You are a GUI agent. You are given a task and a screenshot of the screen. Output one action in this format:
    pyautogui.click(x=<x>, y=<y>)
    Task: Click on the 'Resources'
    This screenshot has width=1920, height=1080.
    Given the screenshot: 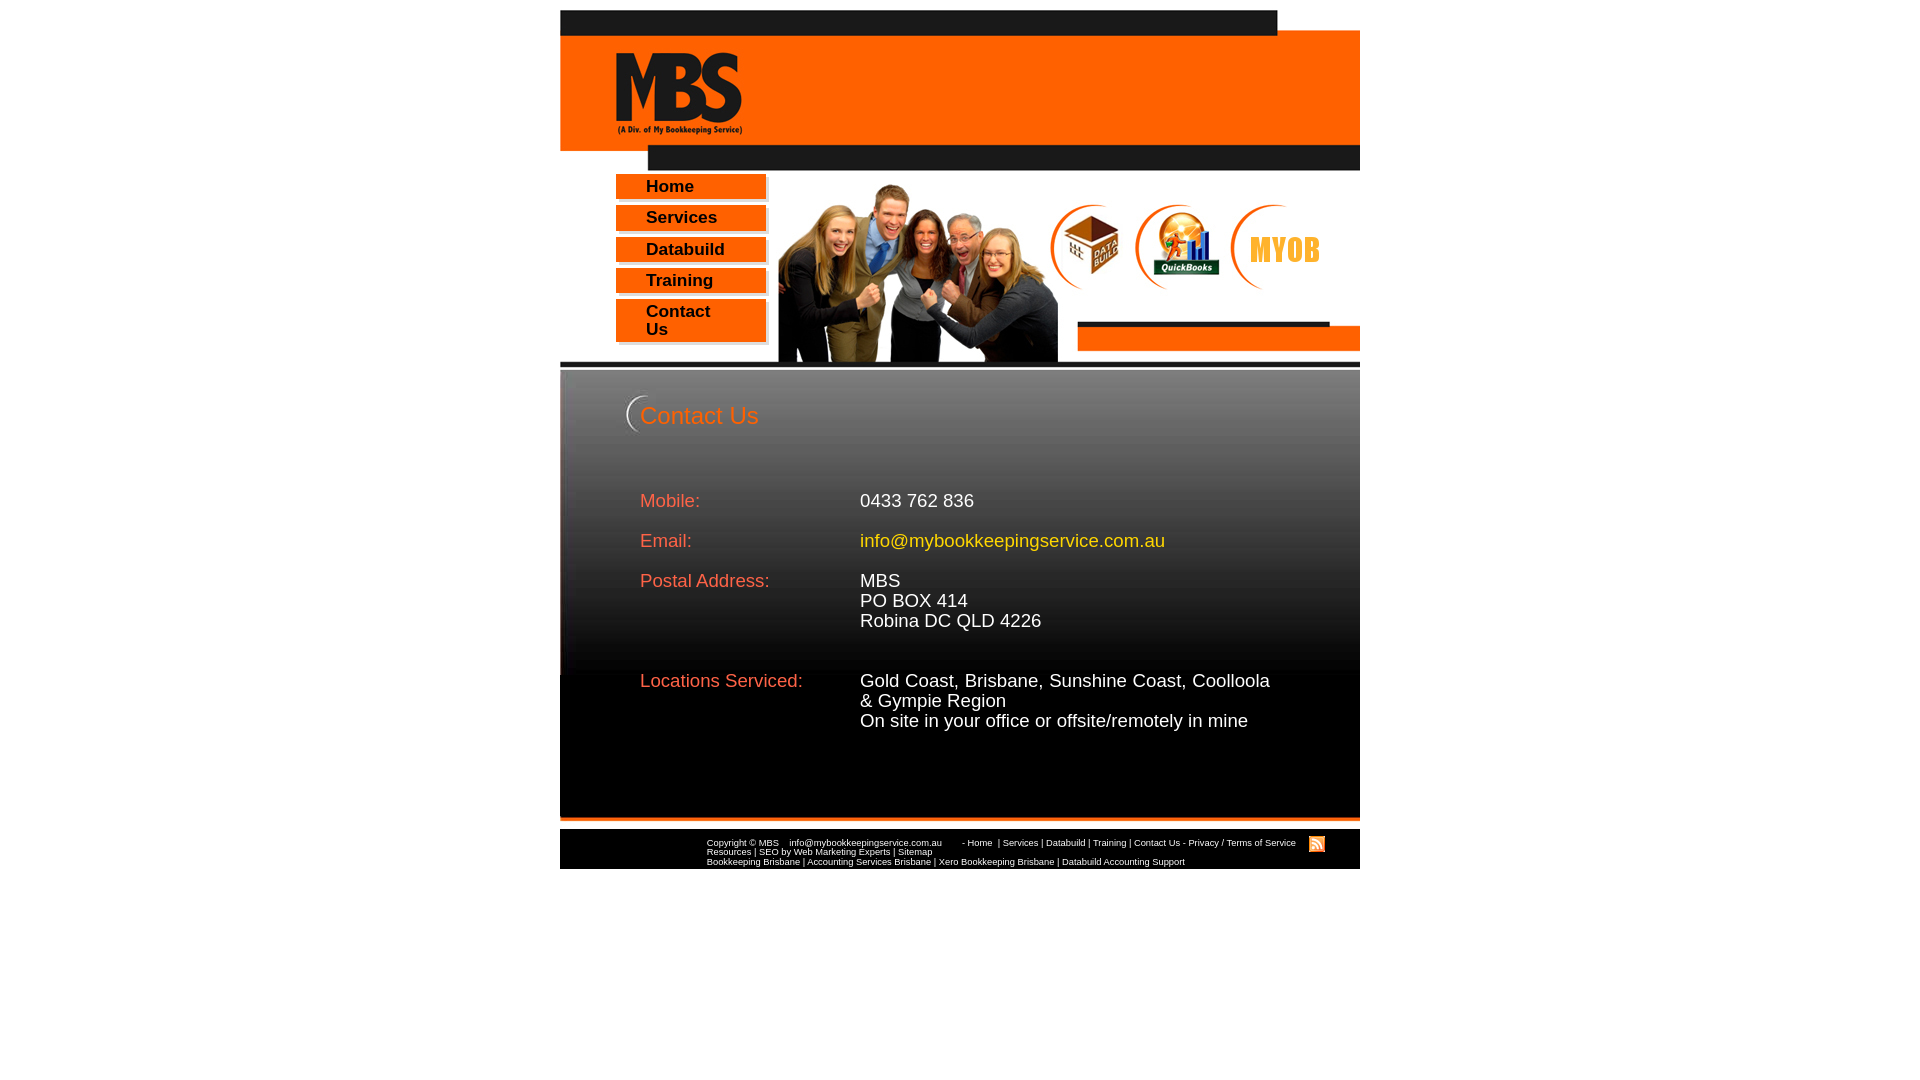 What is the action you would take?
    pyautogui.click(x=728, y=852)
    